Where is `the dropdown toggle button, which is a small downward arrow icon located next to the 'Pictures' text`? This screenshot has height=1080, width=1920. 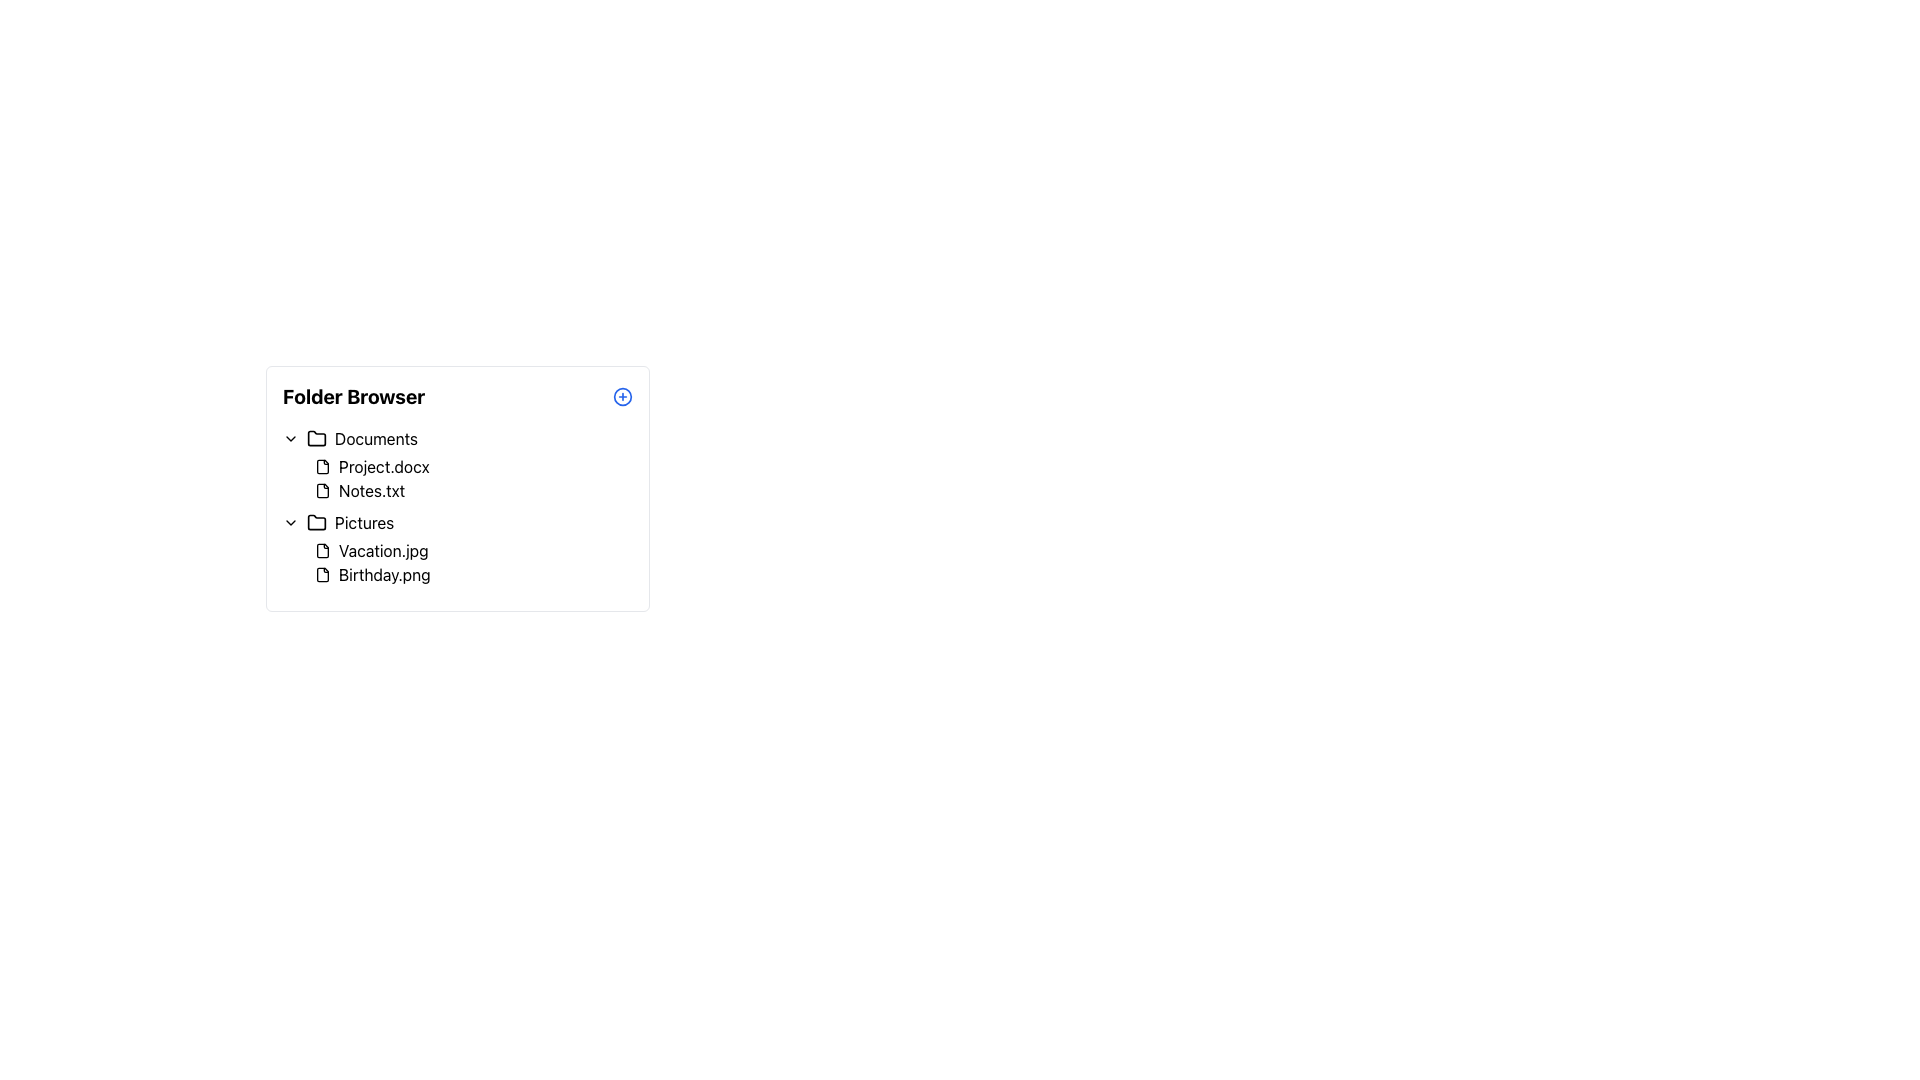 the dropdown toggle button, which is a small downward arrow icon located next to the 'Pictures' text is located at coordinates (290, 522).